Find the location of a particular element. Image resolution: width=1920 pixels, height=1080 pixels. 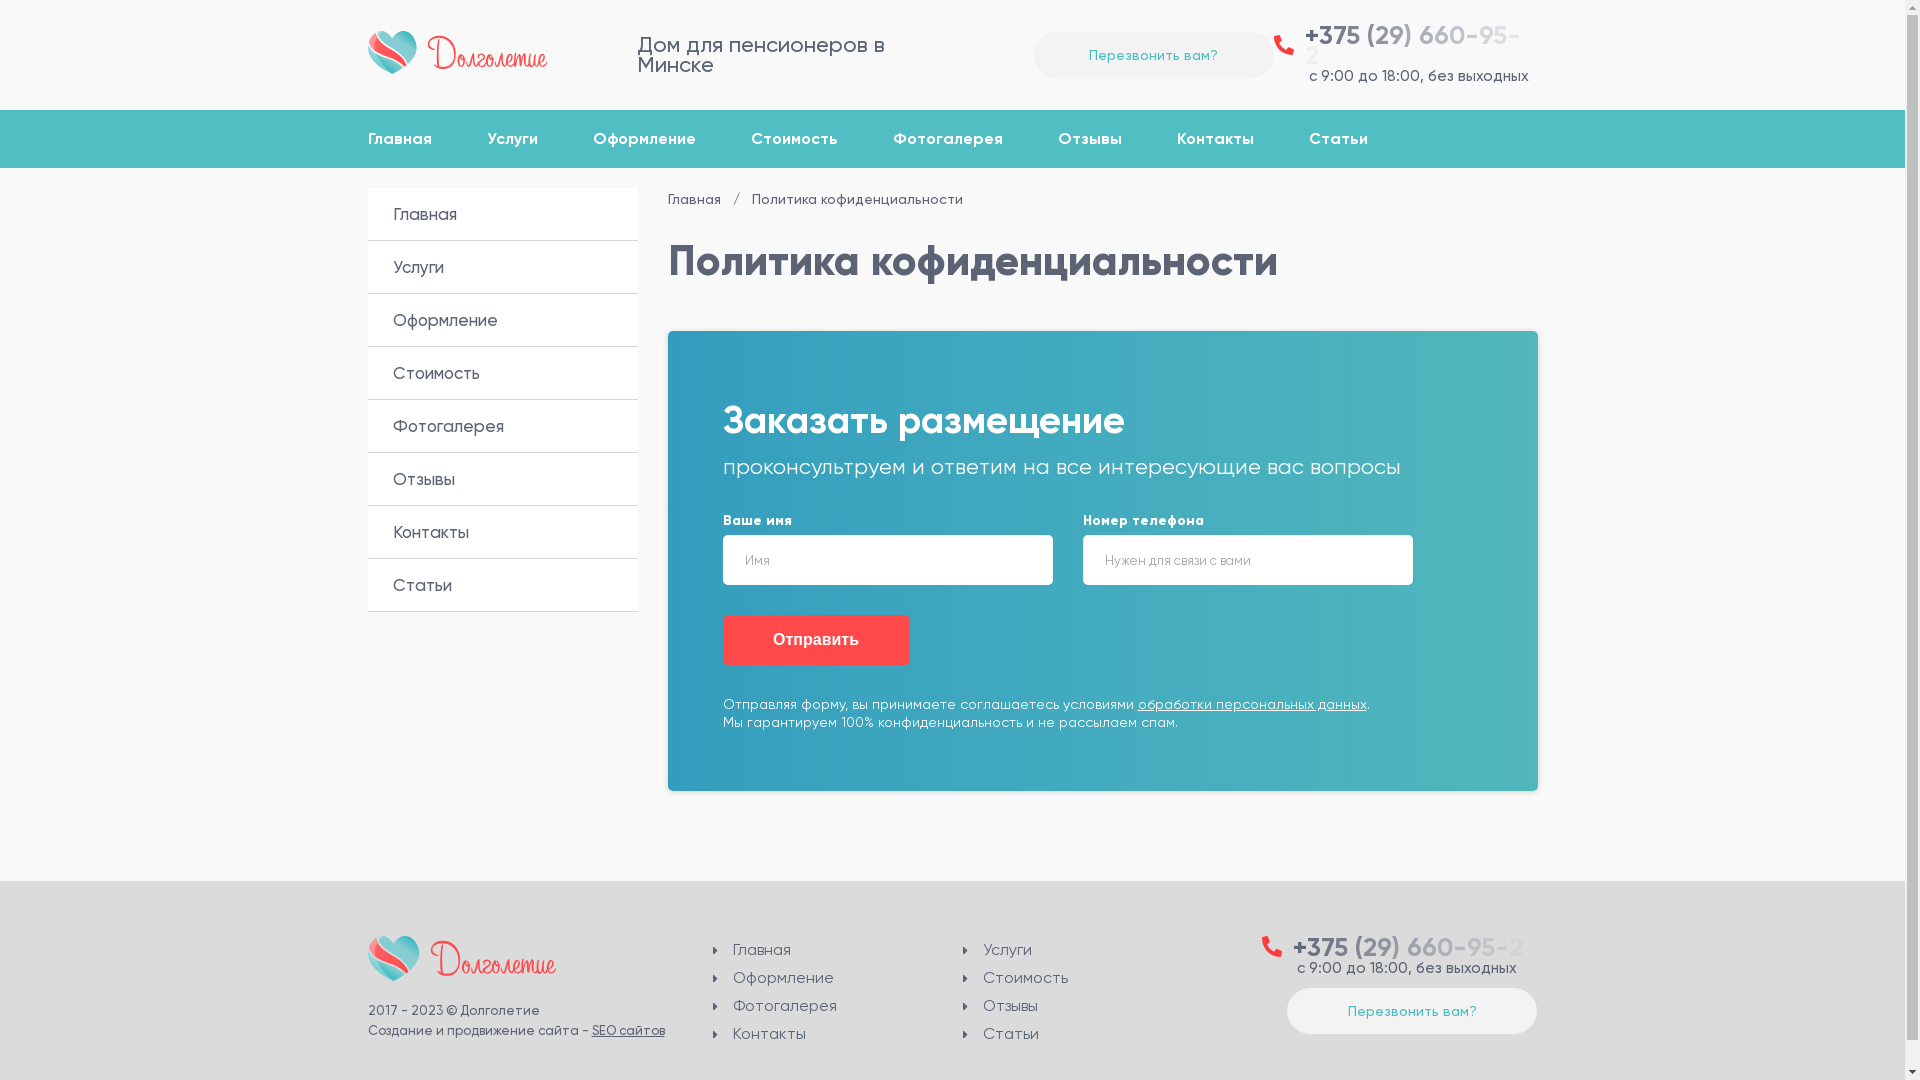

'+375 (29) 660-95-2' is located at coordinates (1405, 45).